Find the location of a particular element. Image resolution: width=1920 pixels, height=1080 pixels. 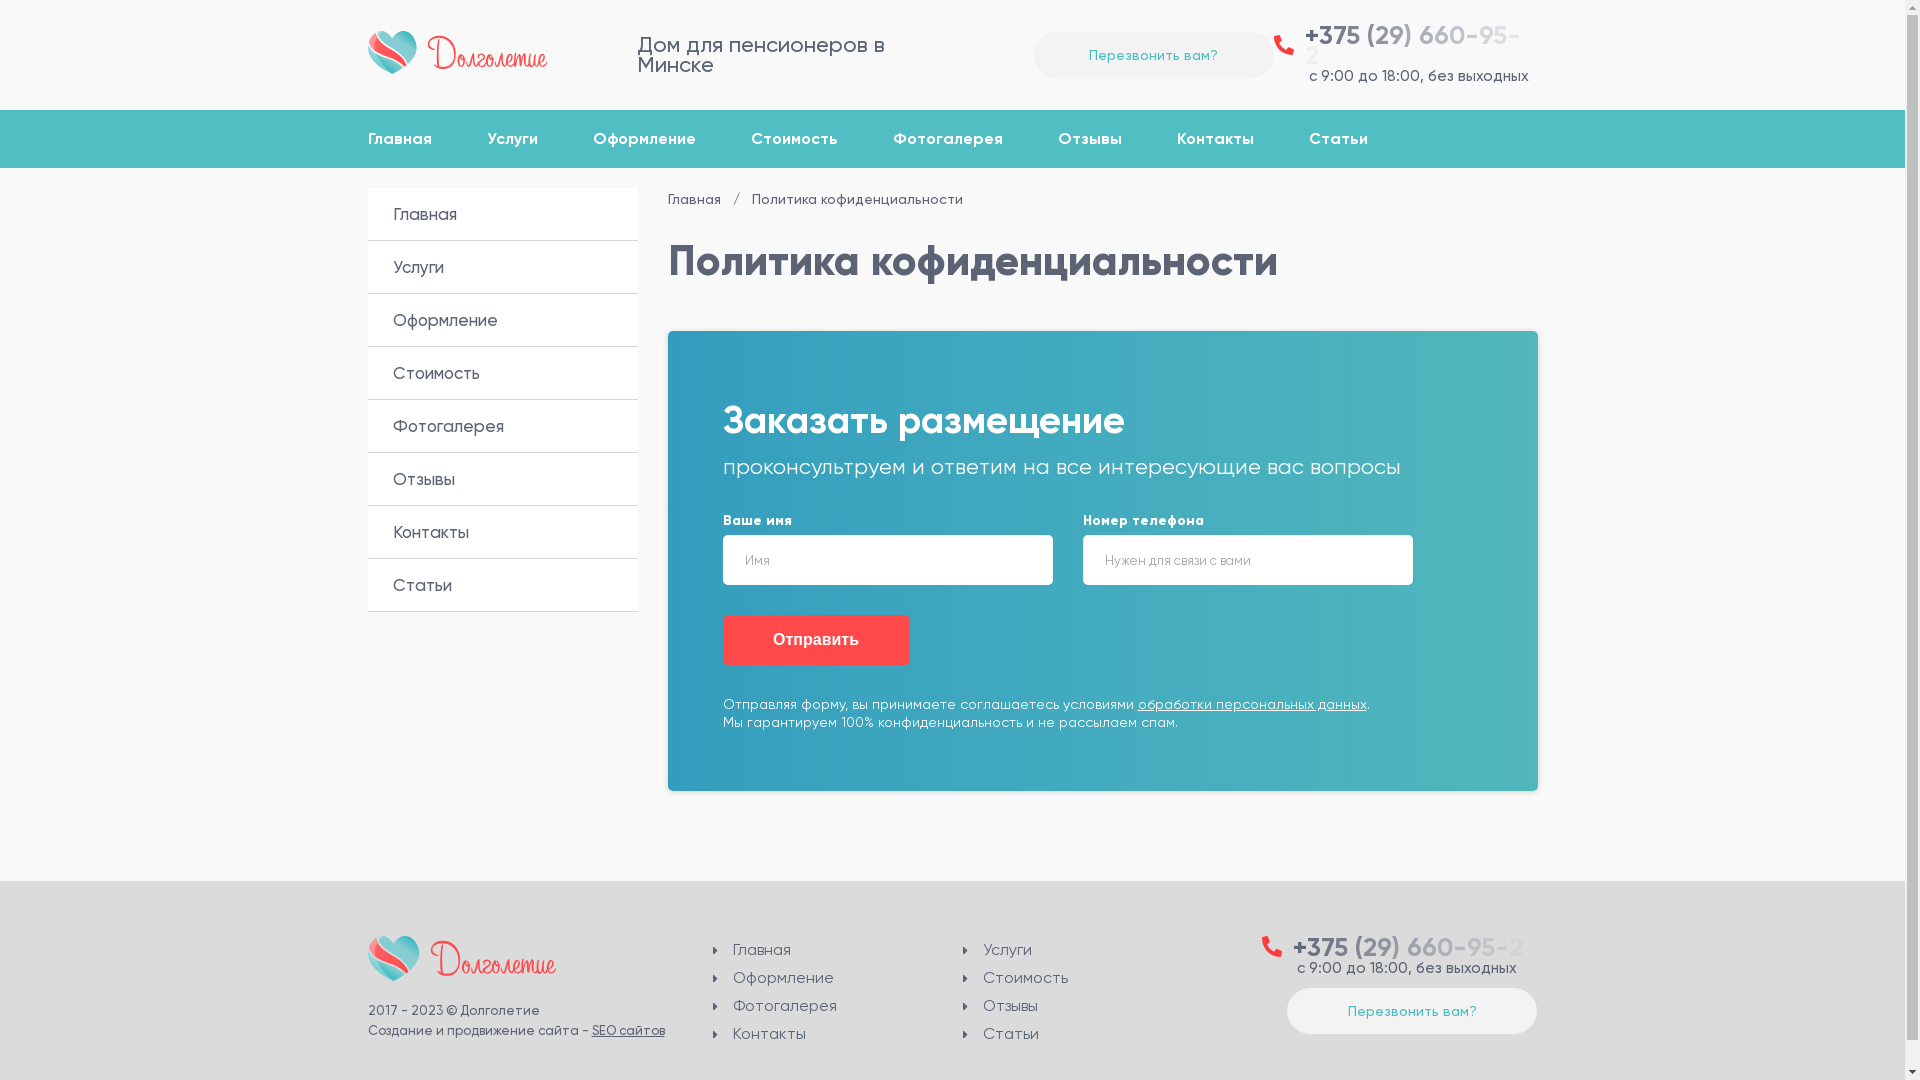

'+375 (29) 660-95-2' is located at coordinates (1405, 45).